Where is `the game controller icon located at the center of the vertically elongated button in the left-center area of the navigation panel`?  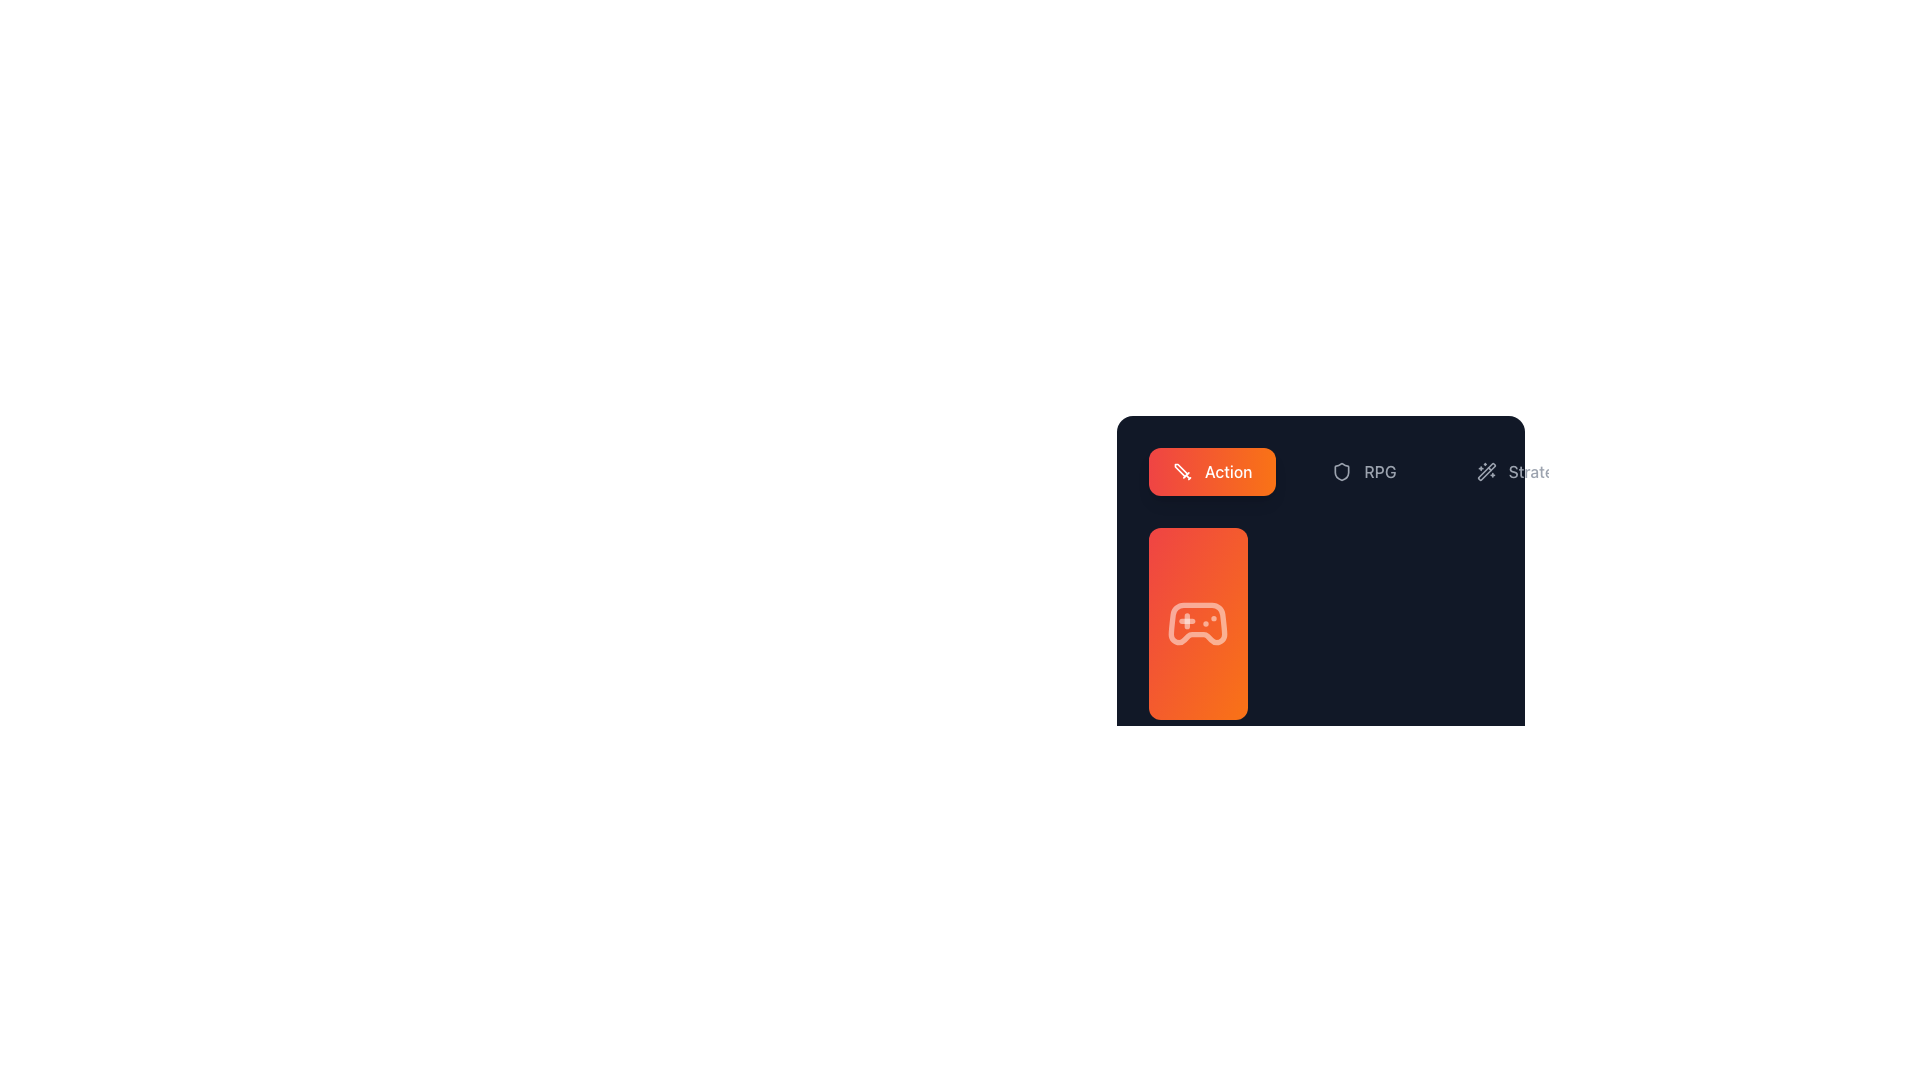 the game controller icon located at the center of the vertically elongated button in the left-center area of the navigation panel is located at coordinates (1198, 623).